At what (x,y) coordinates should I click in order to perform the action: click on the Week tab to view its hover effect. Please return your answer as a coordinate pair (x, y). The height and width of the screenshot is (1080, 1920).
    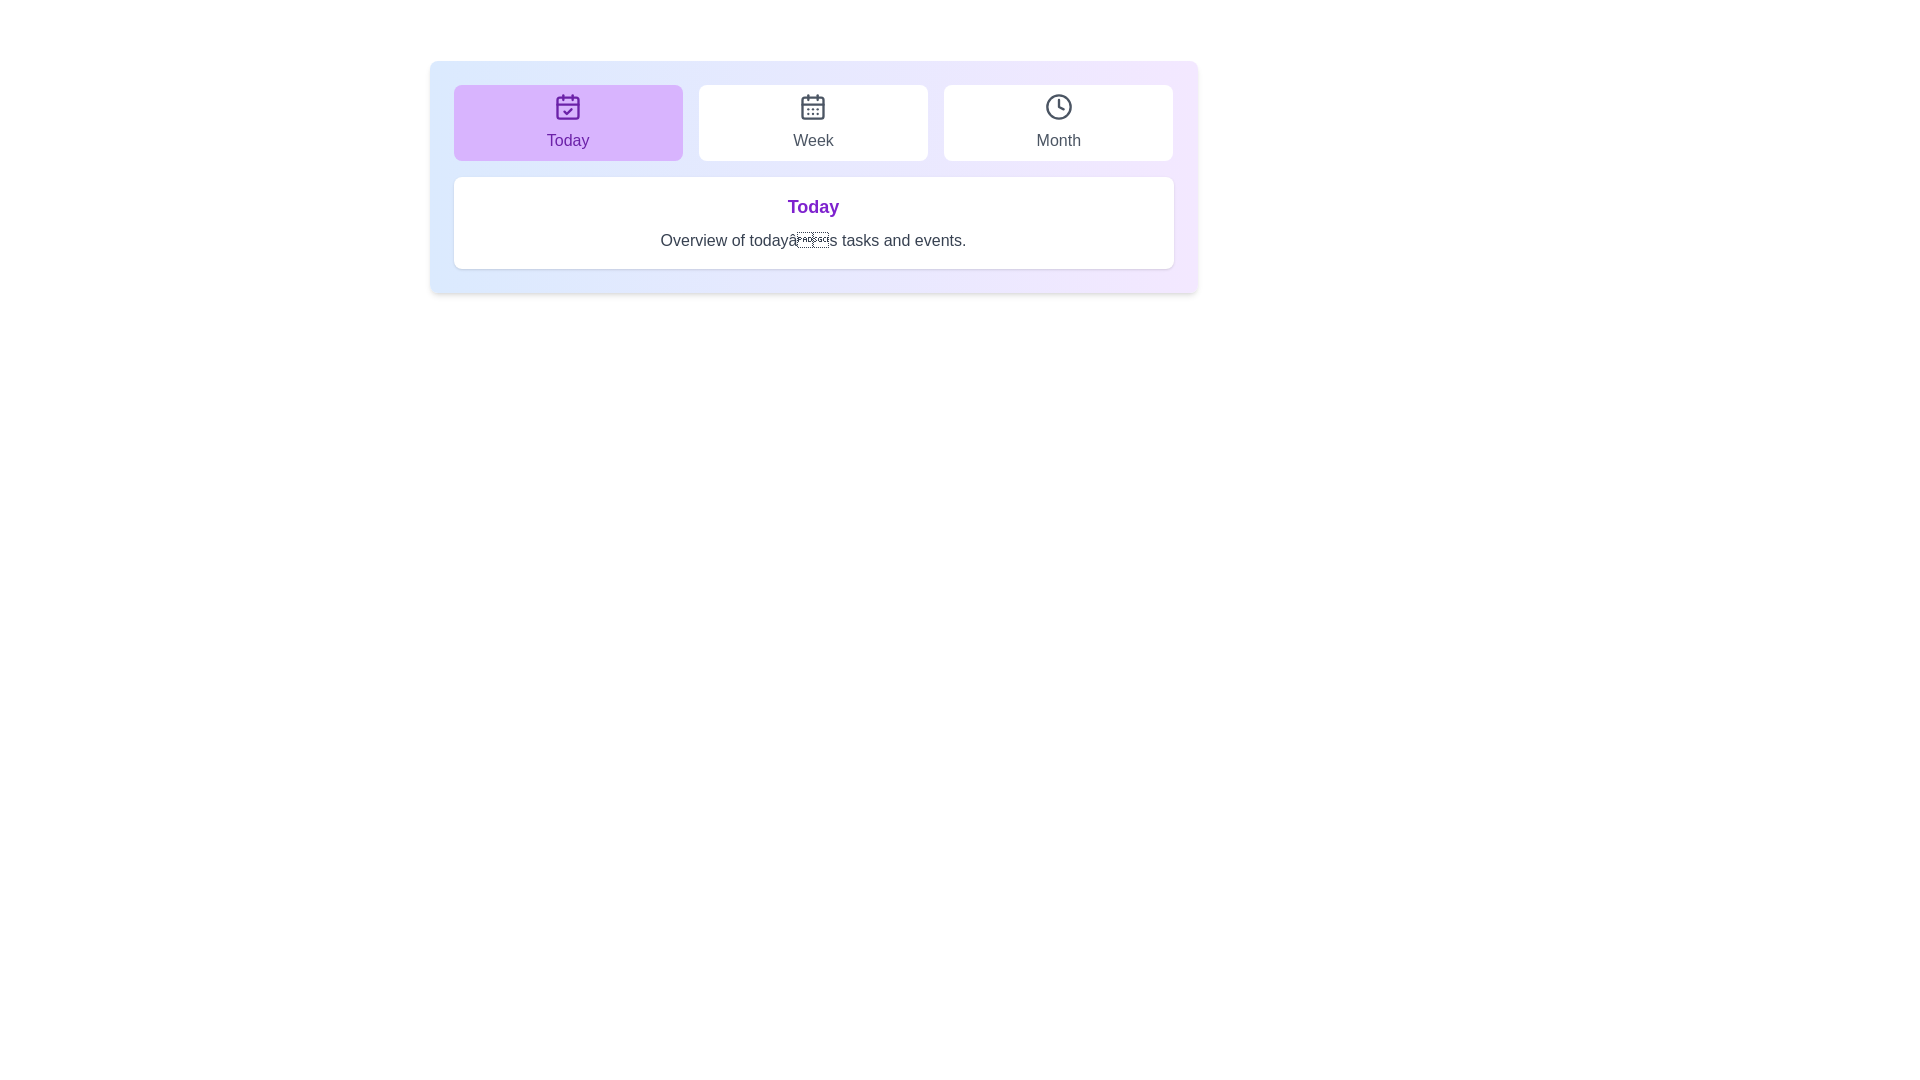
    Looking at the image, I should click on (812, 123).